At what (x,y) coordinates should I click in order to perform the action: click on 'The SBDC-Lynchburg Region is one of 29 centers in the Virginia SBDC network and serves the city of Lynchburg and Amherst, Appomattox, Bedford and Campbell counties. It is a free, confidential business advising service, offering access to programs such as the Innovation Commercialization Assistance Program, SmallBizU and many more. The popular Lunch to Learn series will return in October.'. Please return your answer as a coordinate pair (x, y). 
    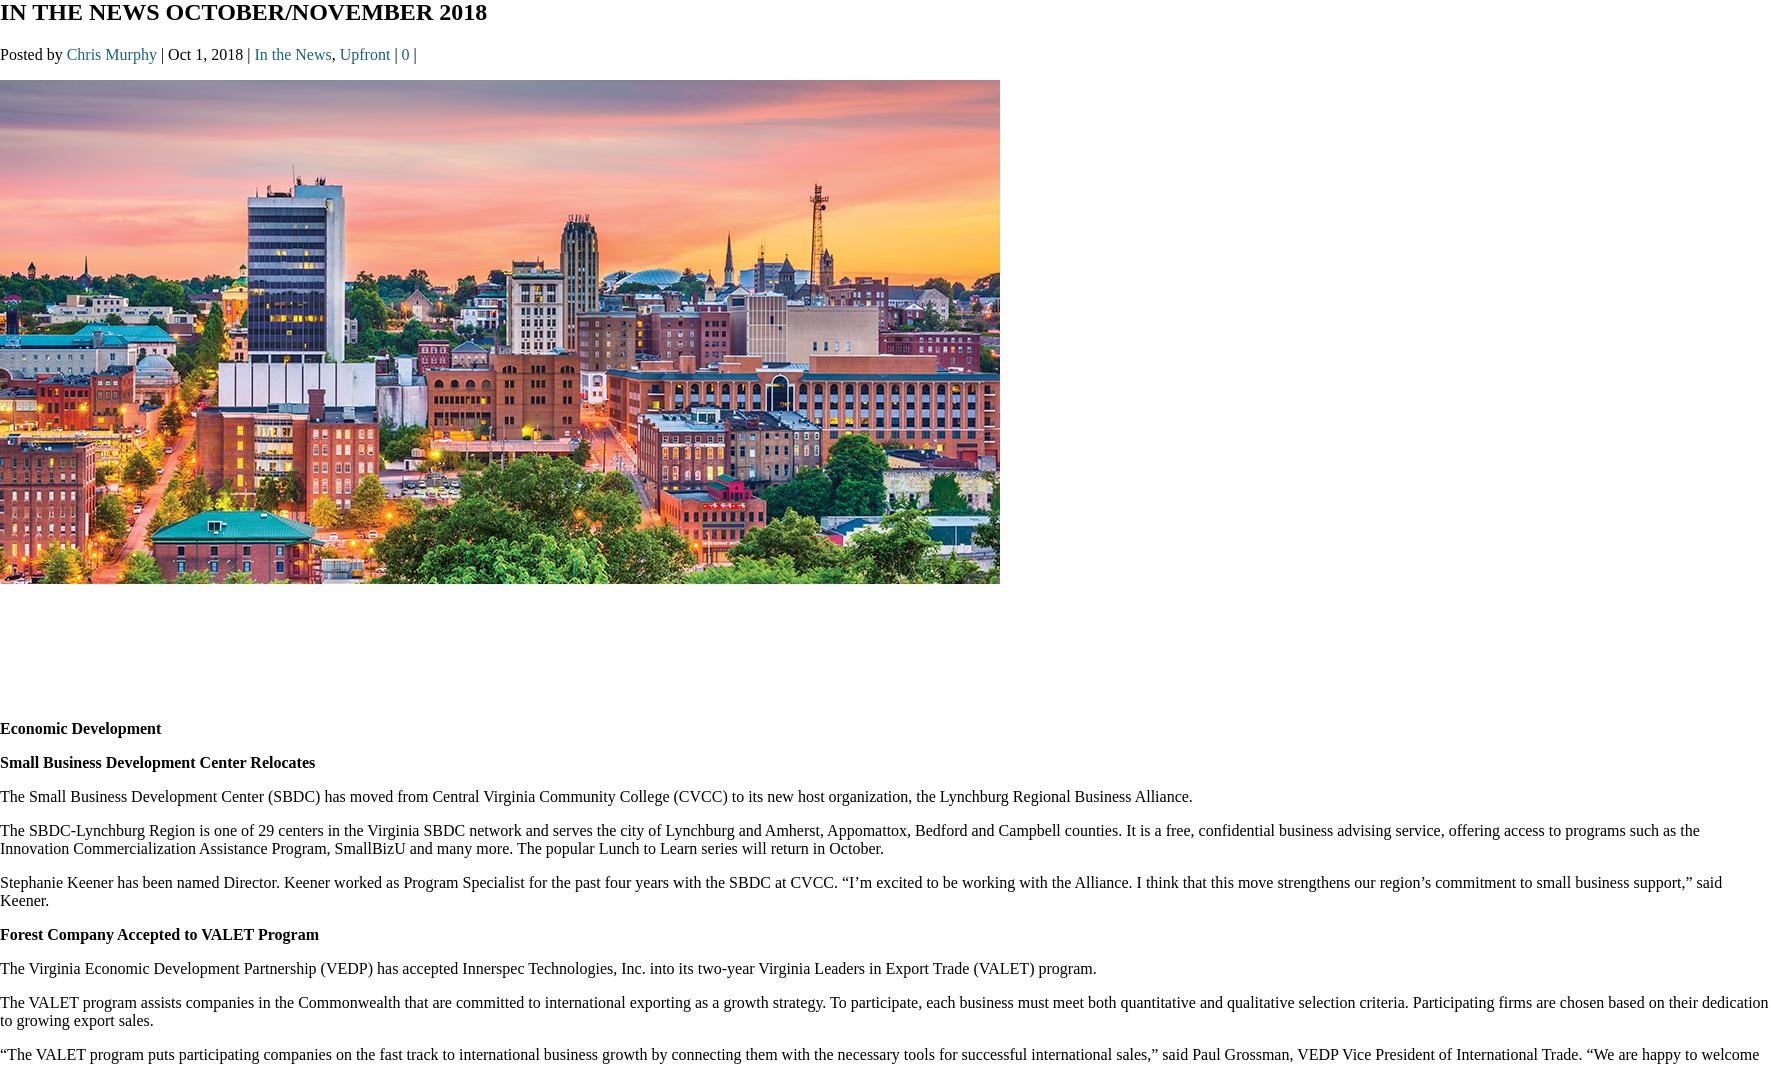
    Looking at the image, I should click on (848, 839).